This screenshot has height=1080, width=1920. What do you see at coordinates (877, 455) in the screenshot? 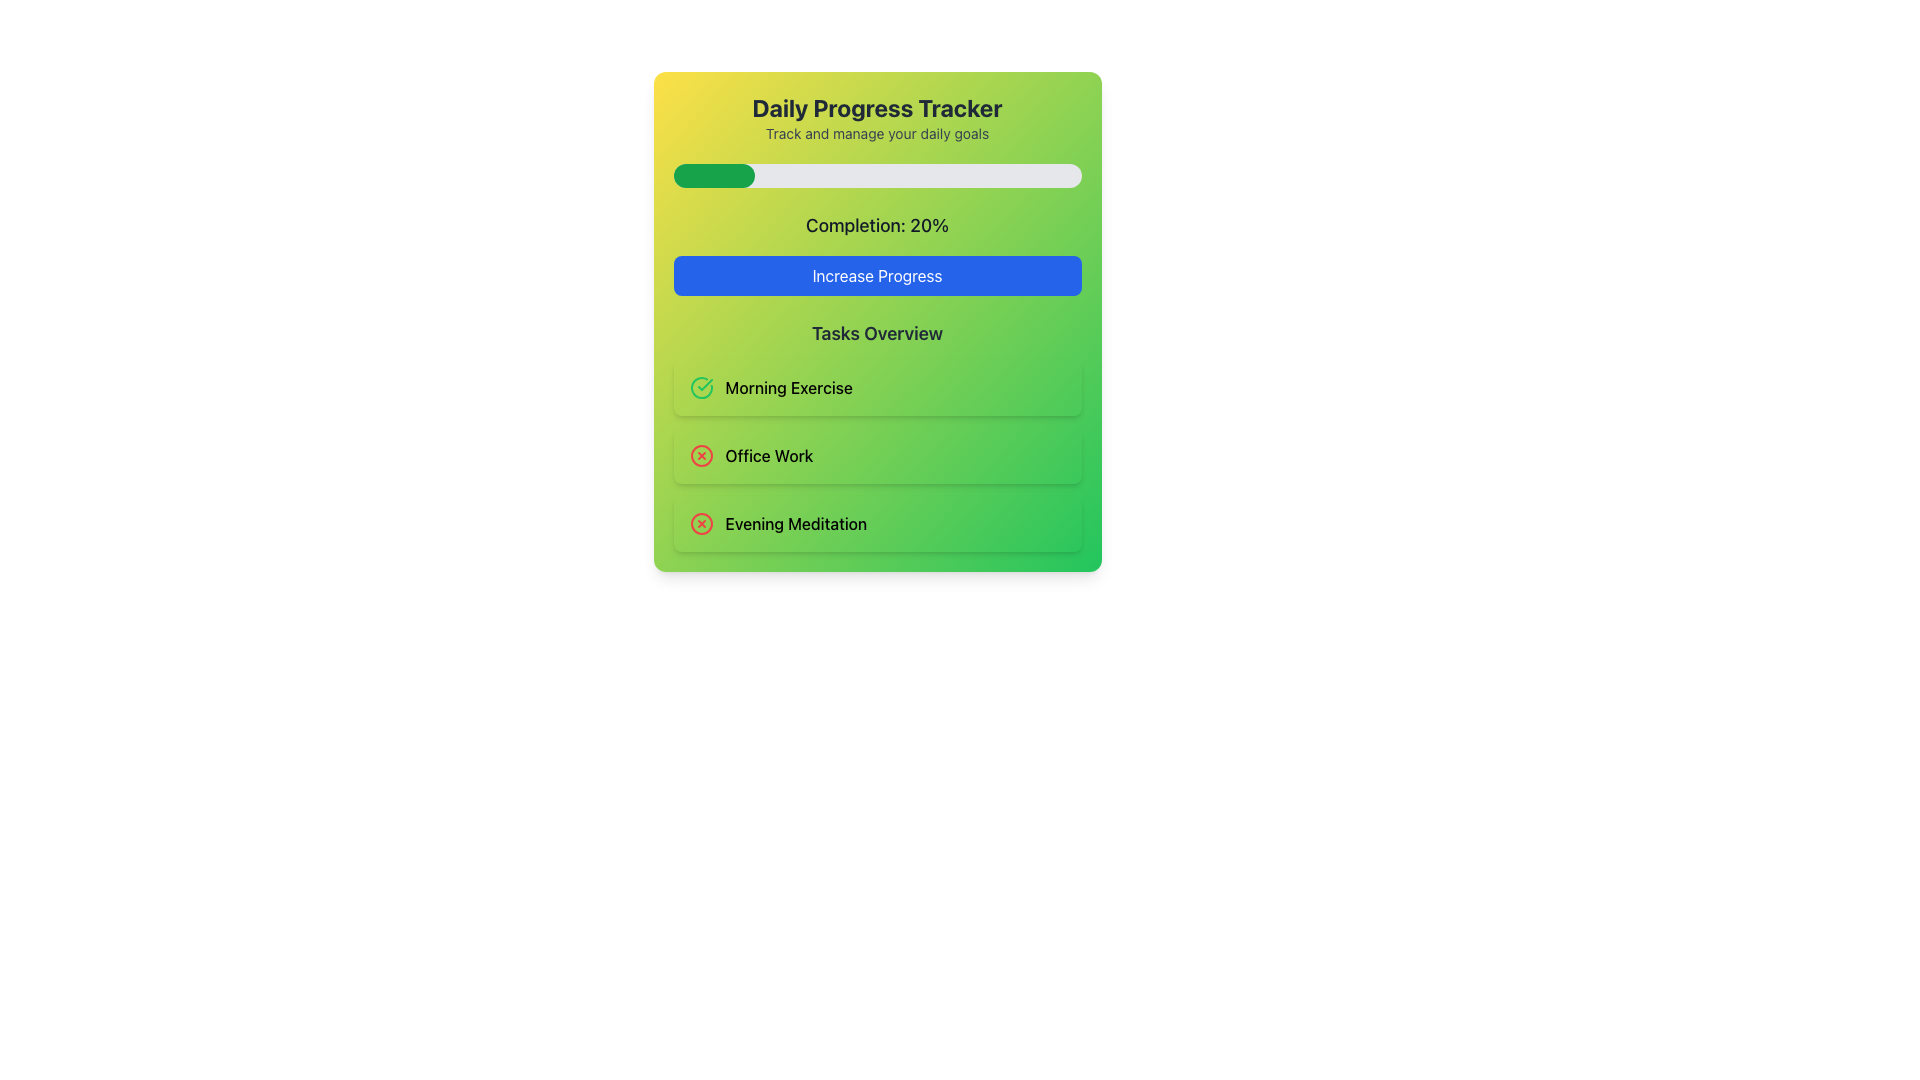
I see `the task labeled 'Office Work' in the 'Tasks Overview' section, which is the second item in the list` at bounding box center [877, 455].